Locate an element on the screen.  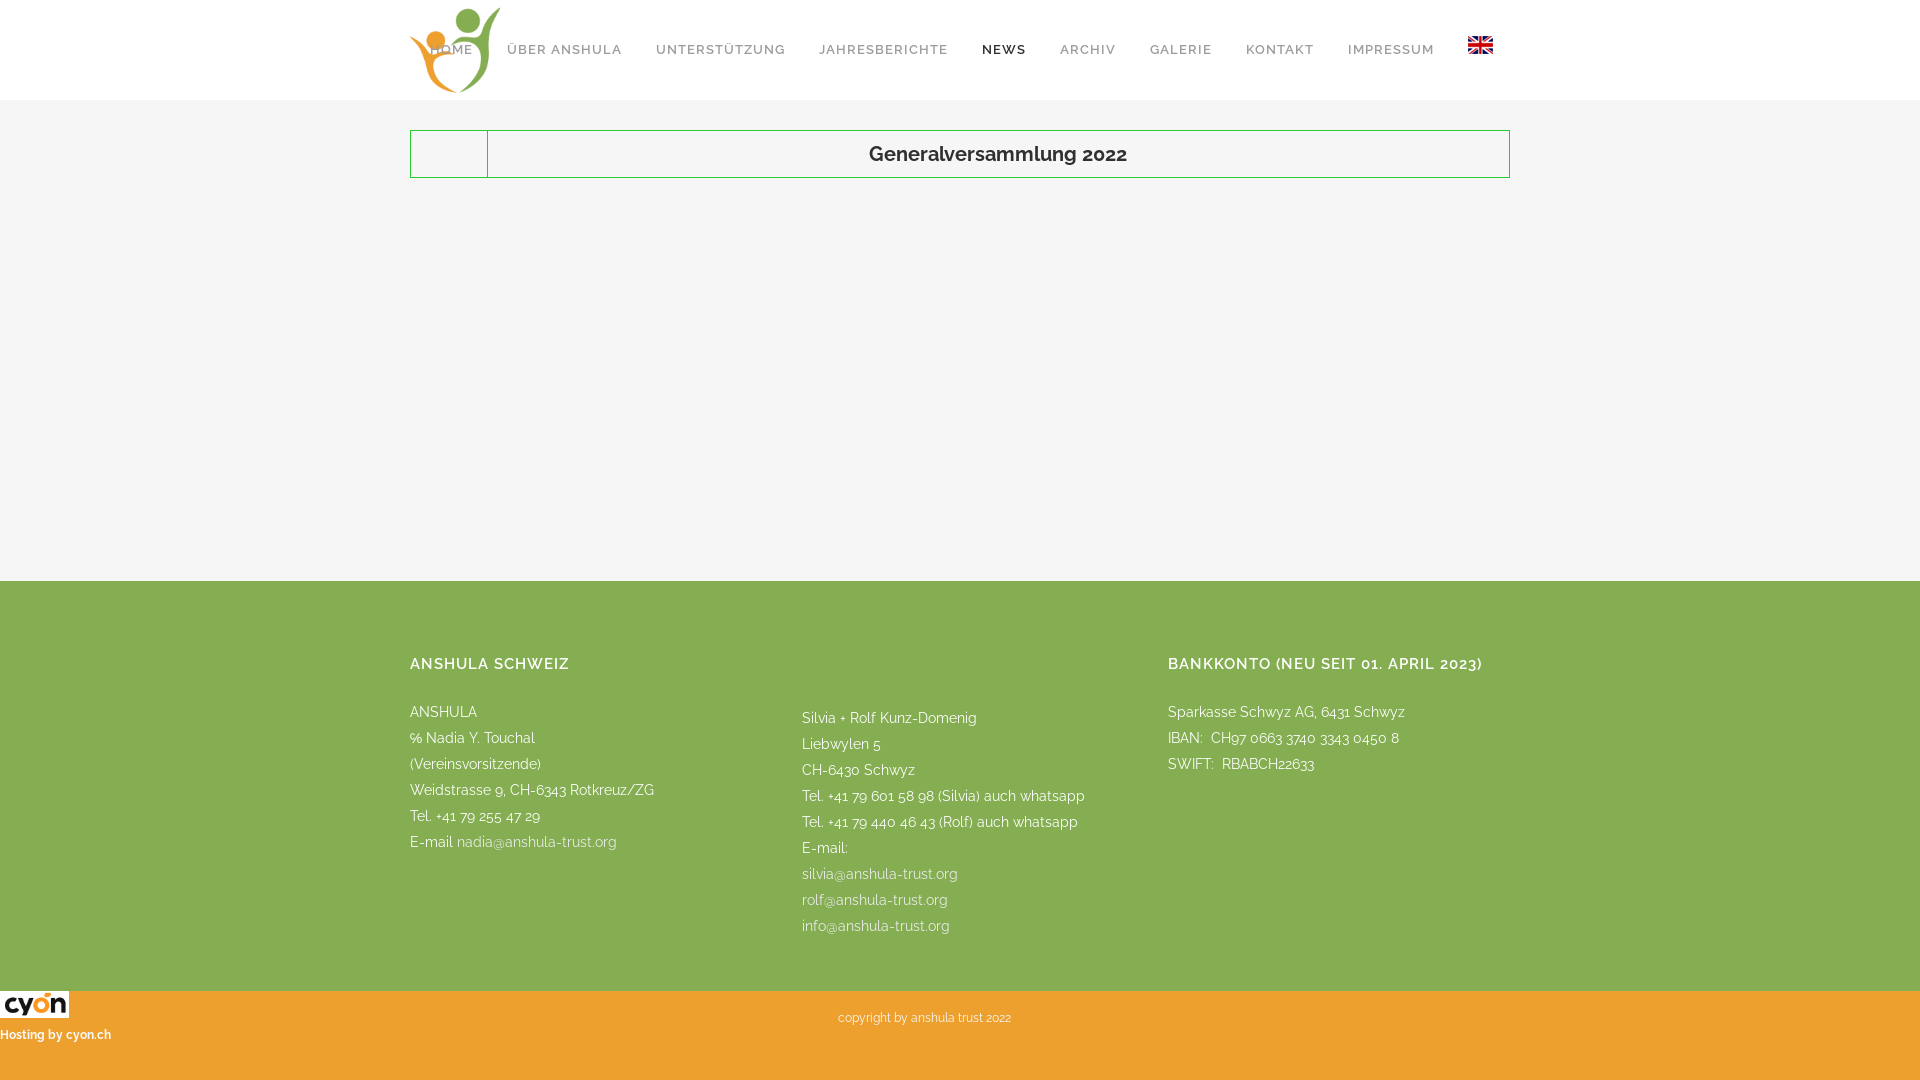
'GALERIE' is located at coordinates (1180, 49).